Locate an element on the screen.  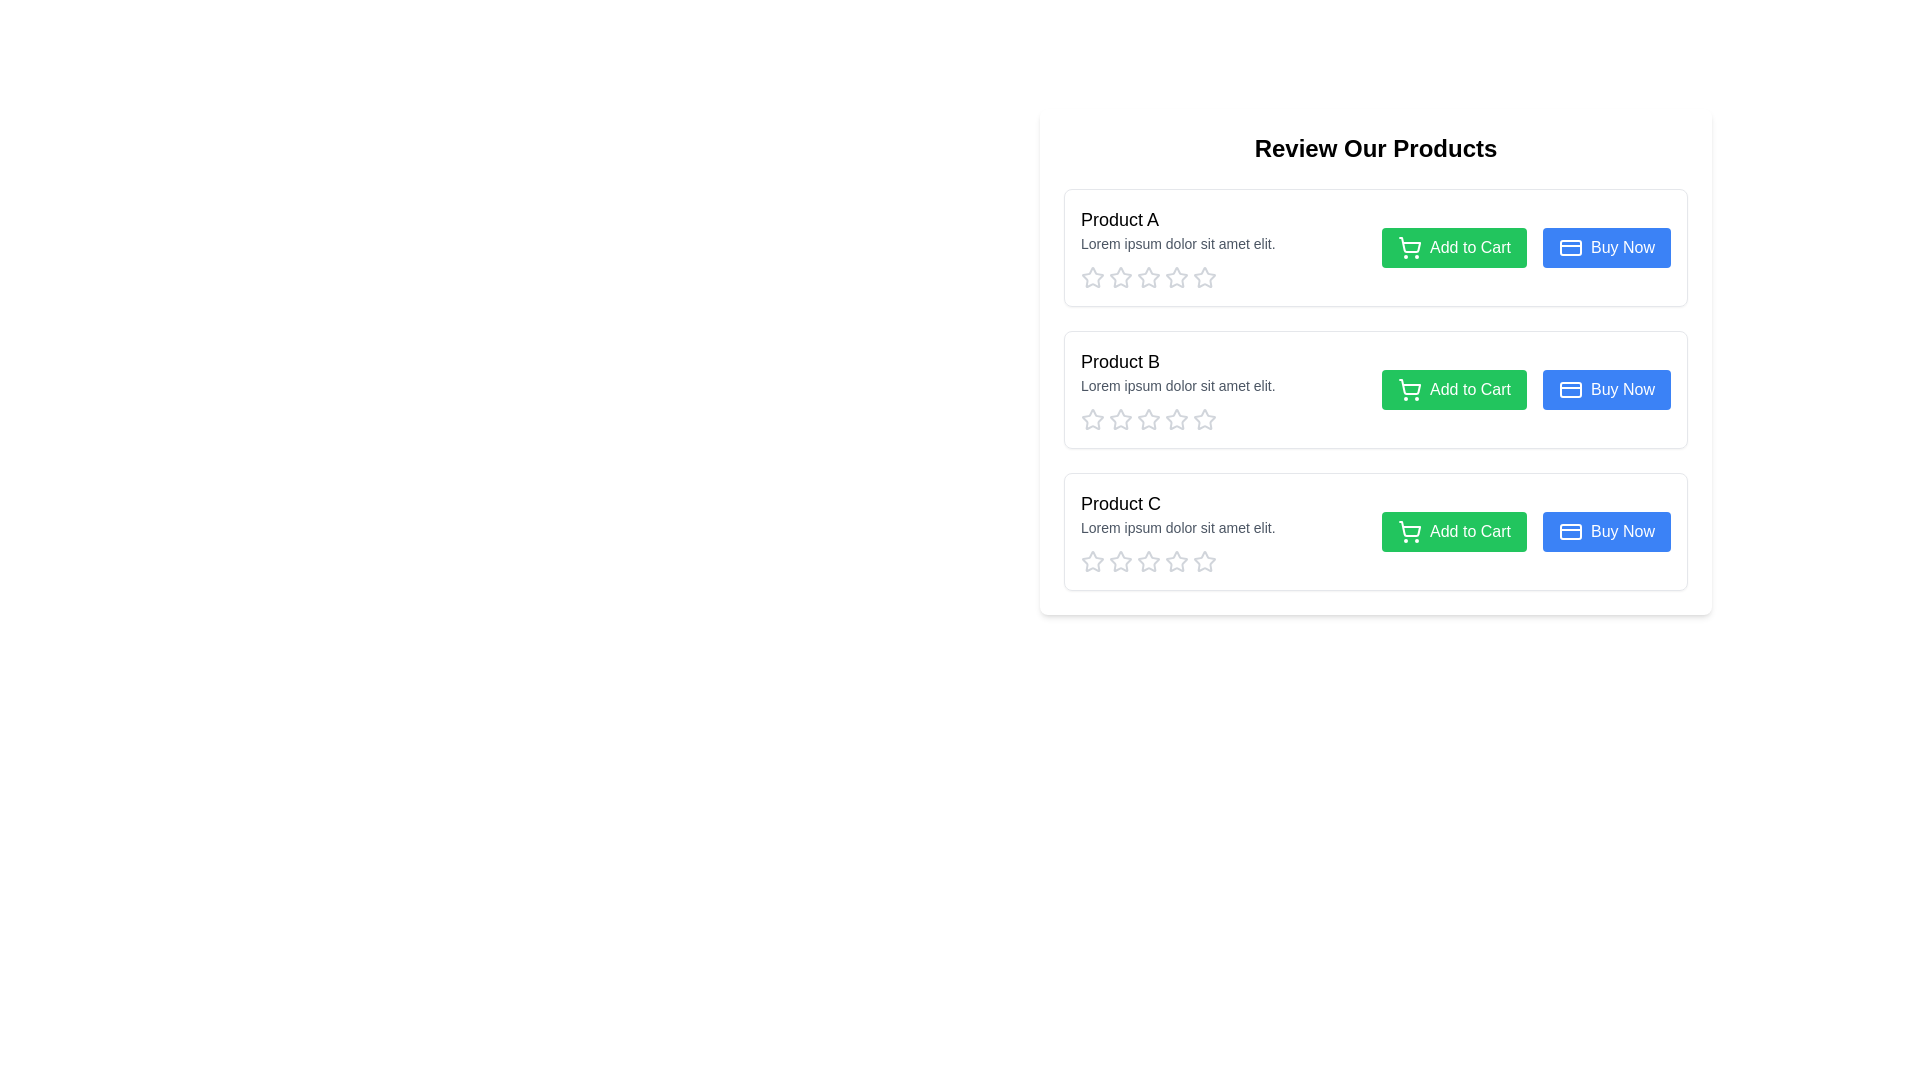
the fifth star icon with a gray outline to rate 'Product A' in the review and rating interface is located at coordinates (1203, 277).